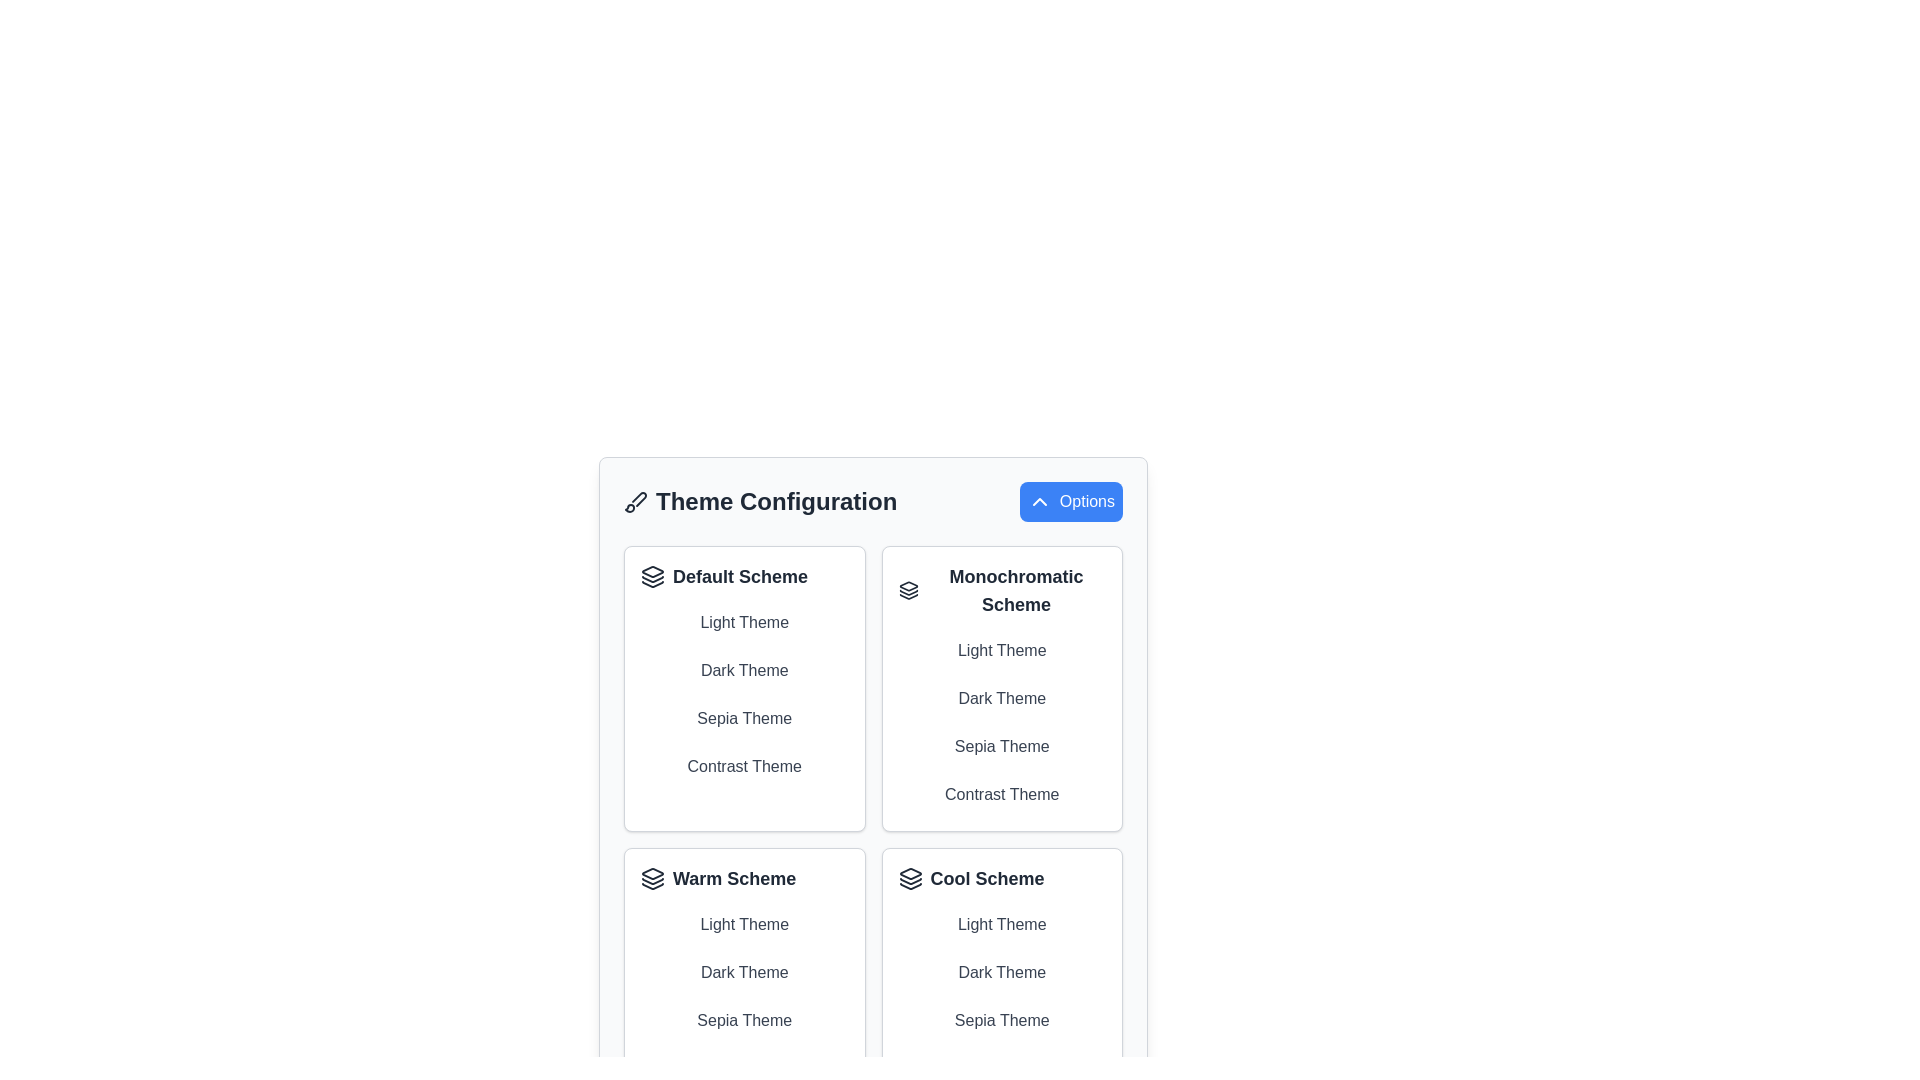 Image resolution: width=1920 pixels, height=1080 pixels. What do you see at coordinates (909, 878) in the screenshot?
I see `the 'Cool Scheme' icon that signifies multiple layers or components, located in the bottom-right section of the grid layout, to the left of its text label` at bounding box center [909, 878].